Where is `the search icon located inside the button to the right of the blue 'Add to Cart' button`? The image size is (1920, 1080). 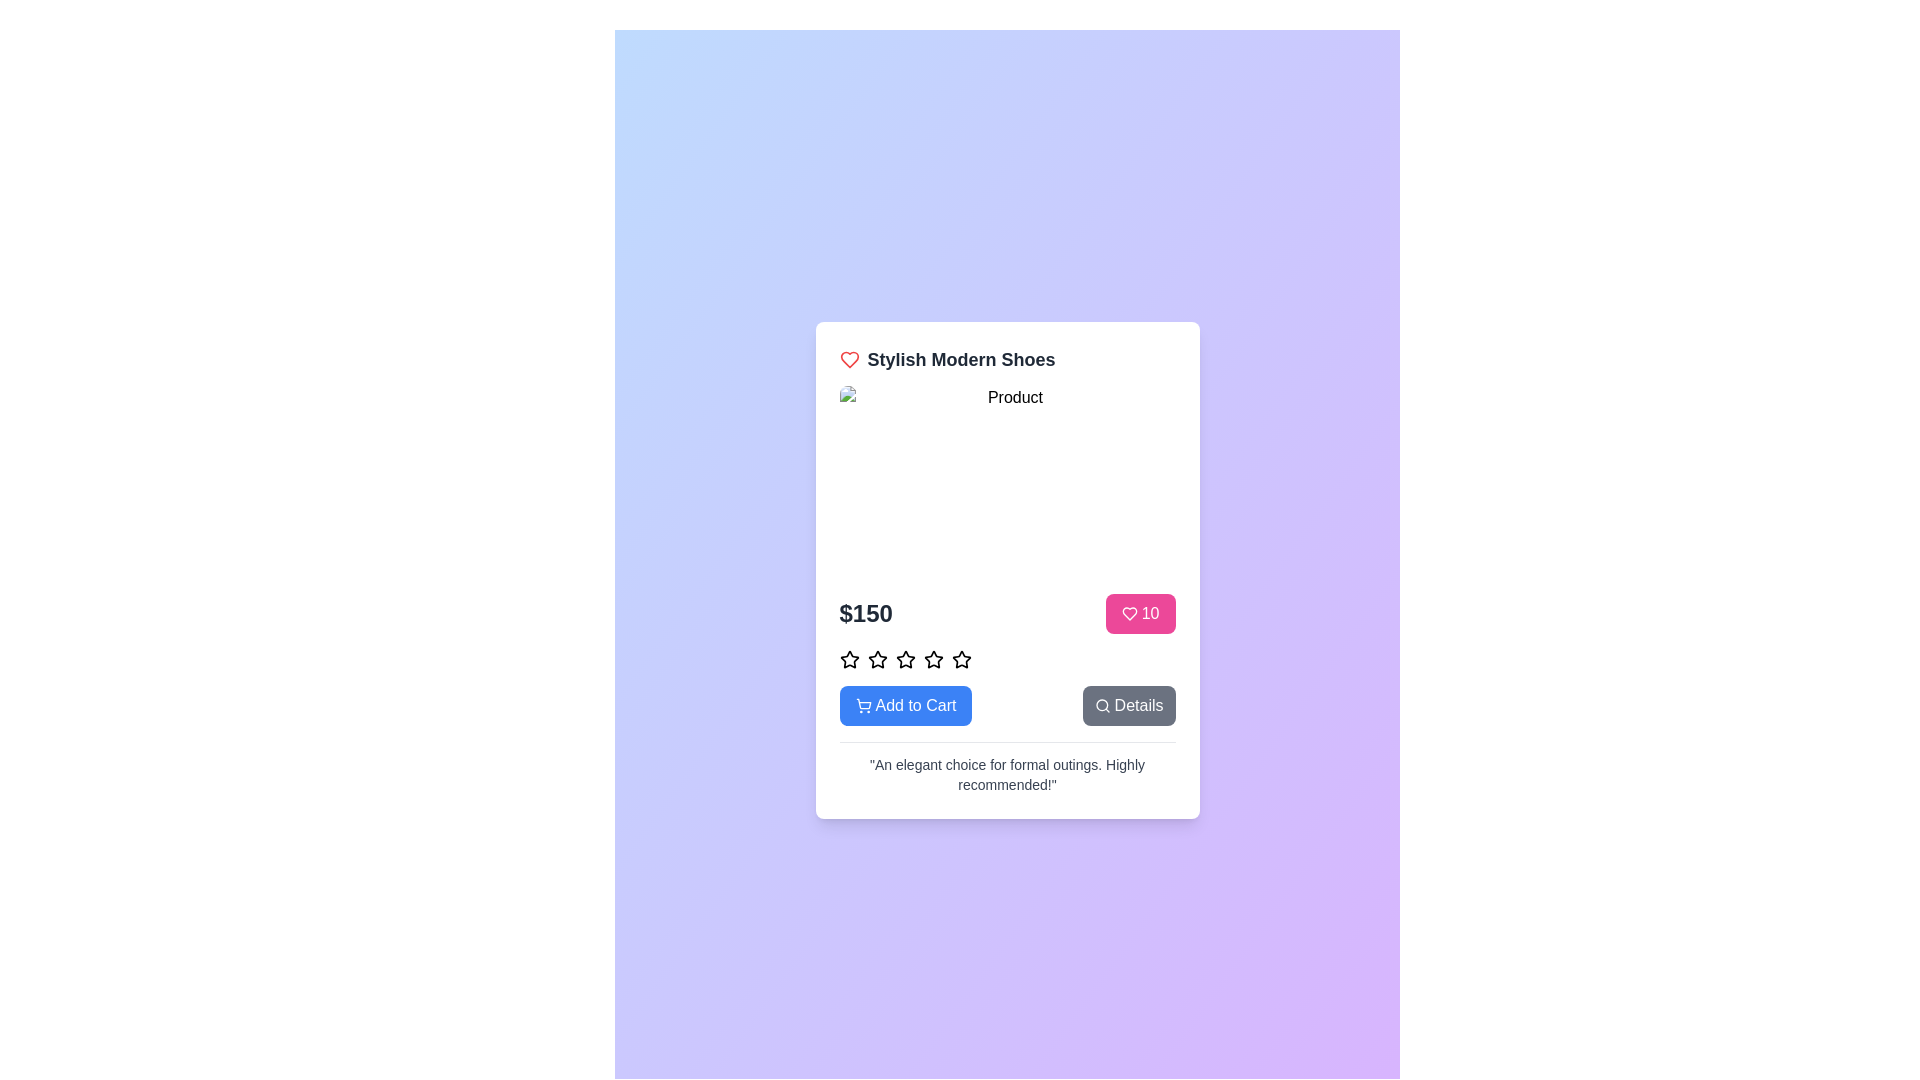 the search icon located inside the button to the right of the blue 'Add to Cart' button is located at coordinates (1101, 704).